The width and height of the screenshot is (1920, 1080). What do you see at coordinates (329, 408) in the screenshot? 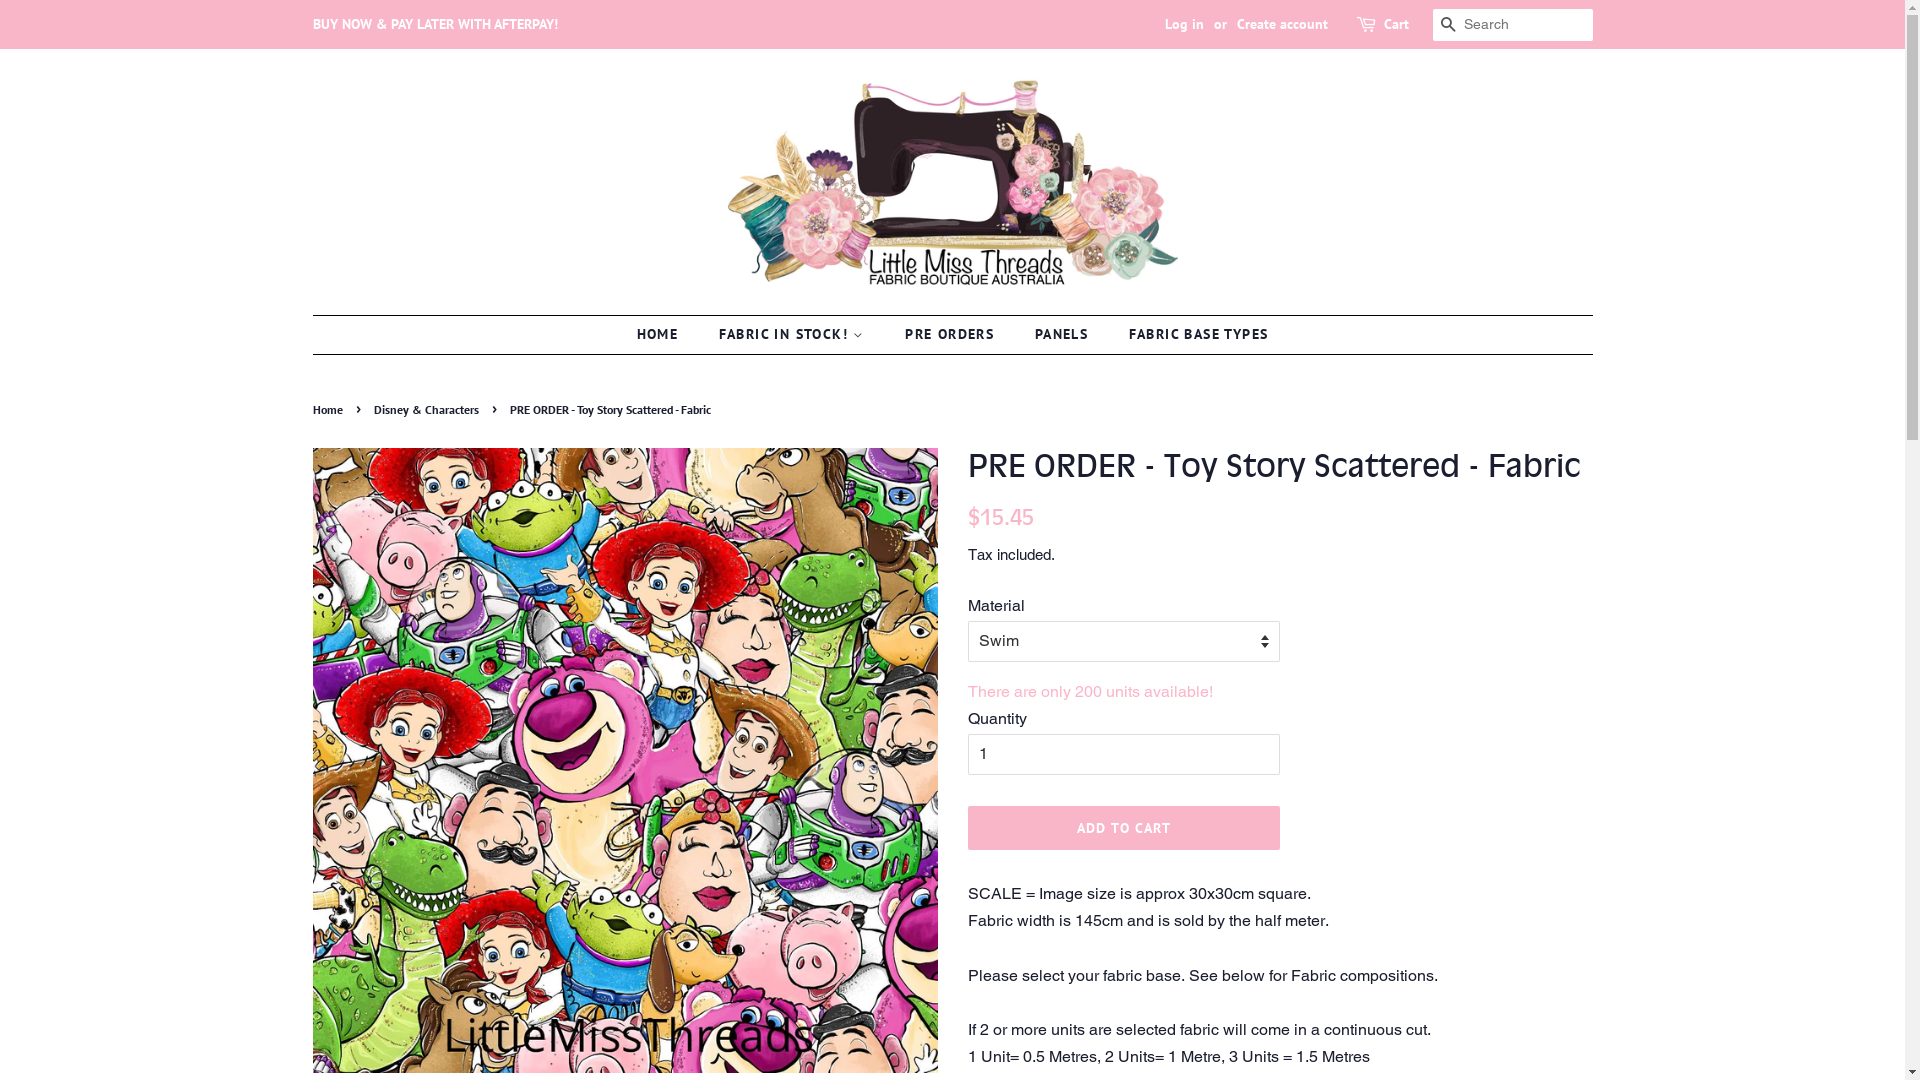
I see `'Home'` at bounding box center [329, 408].